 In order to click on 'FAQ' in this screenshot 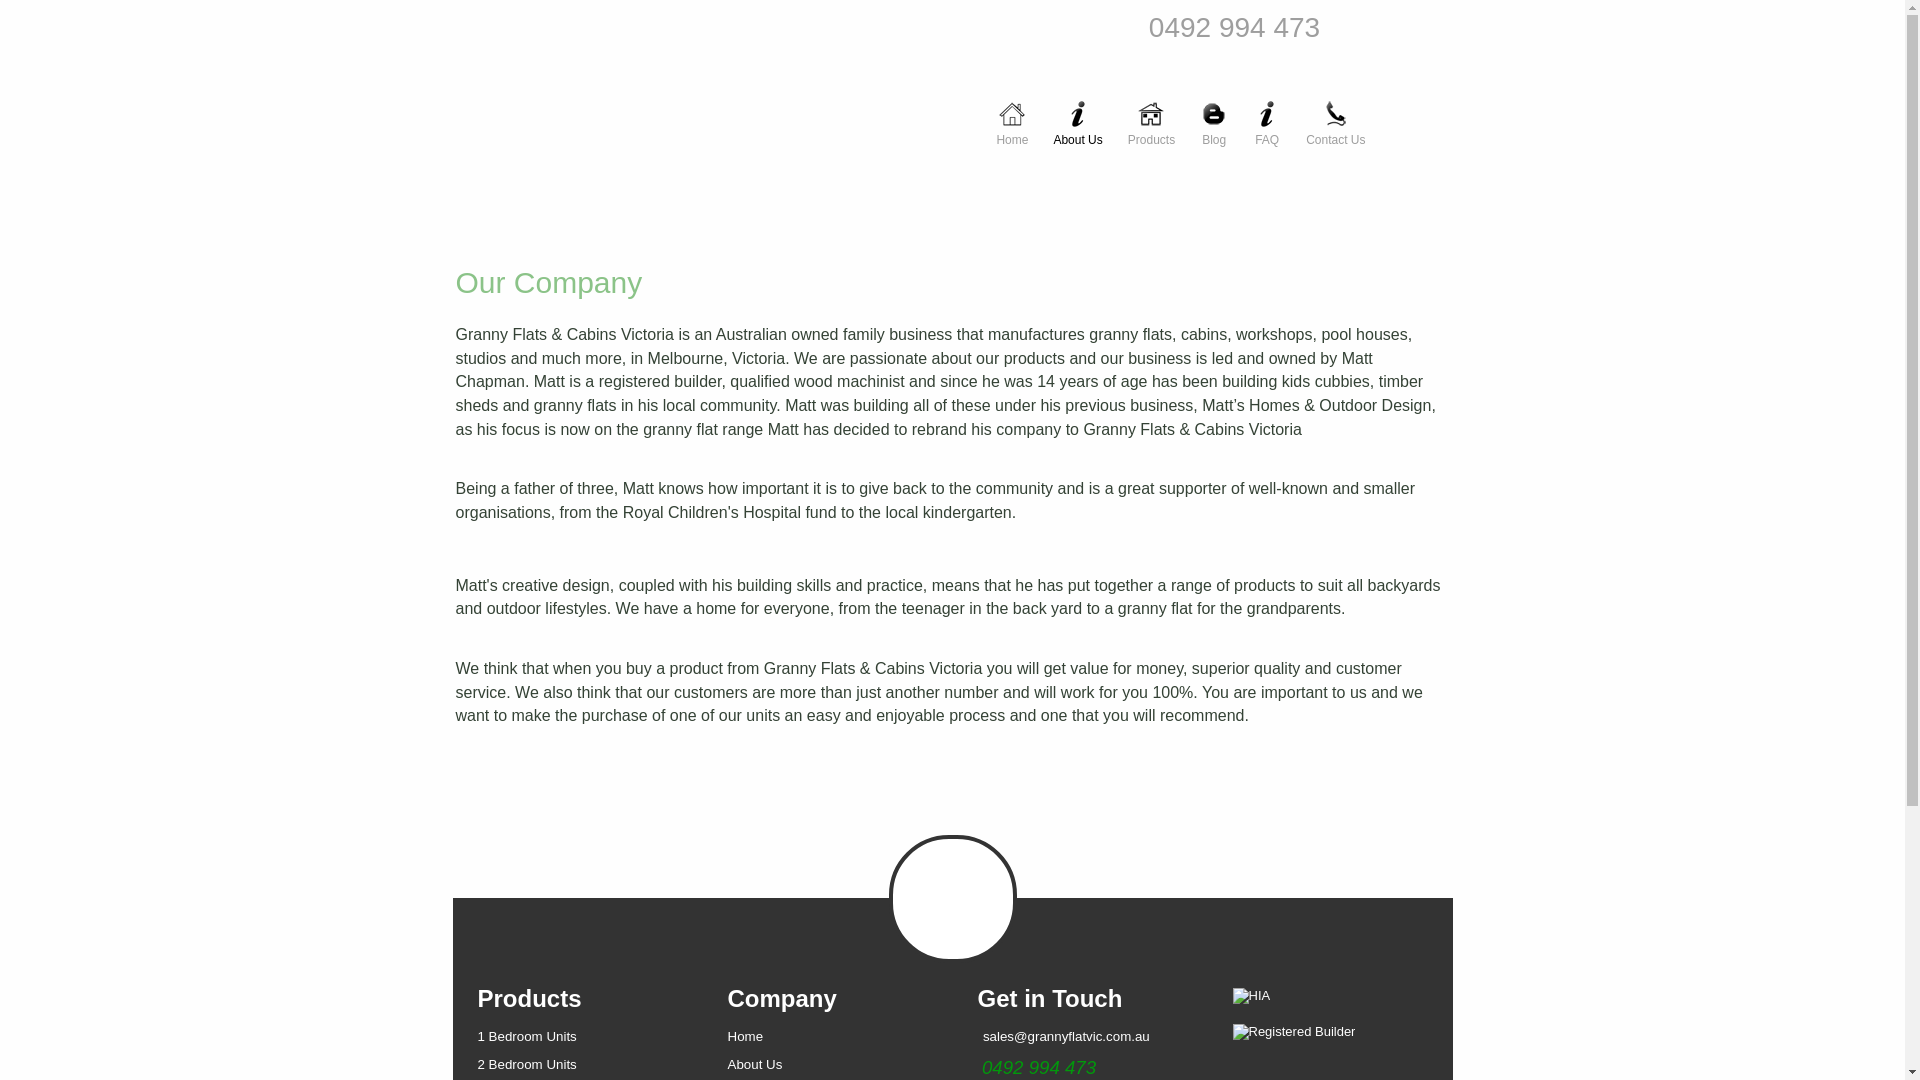, I will do `click(1266, 112)`.